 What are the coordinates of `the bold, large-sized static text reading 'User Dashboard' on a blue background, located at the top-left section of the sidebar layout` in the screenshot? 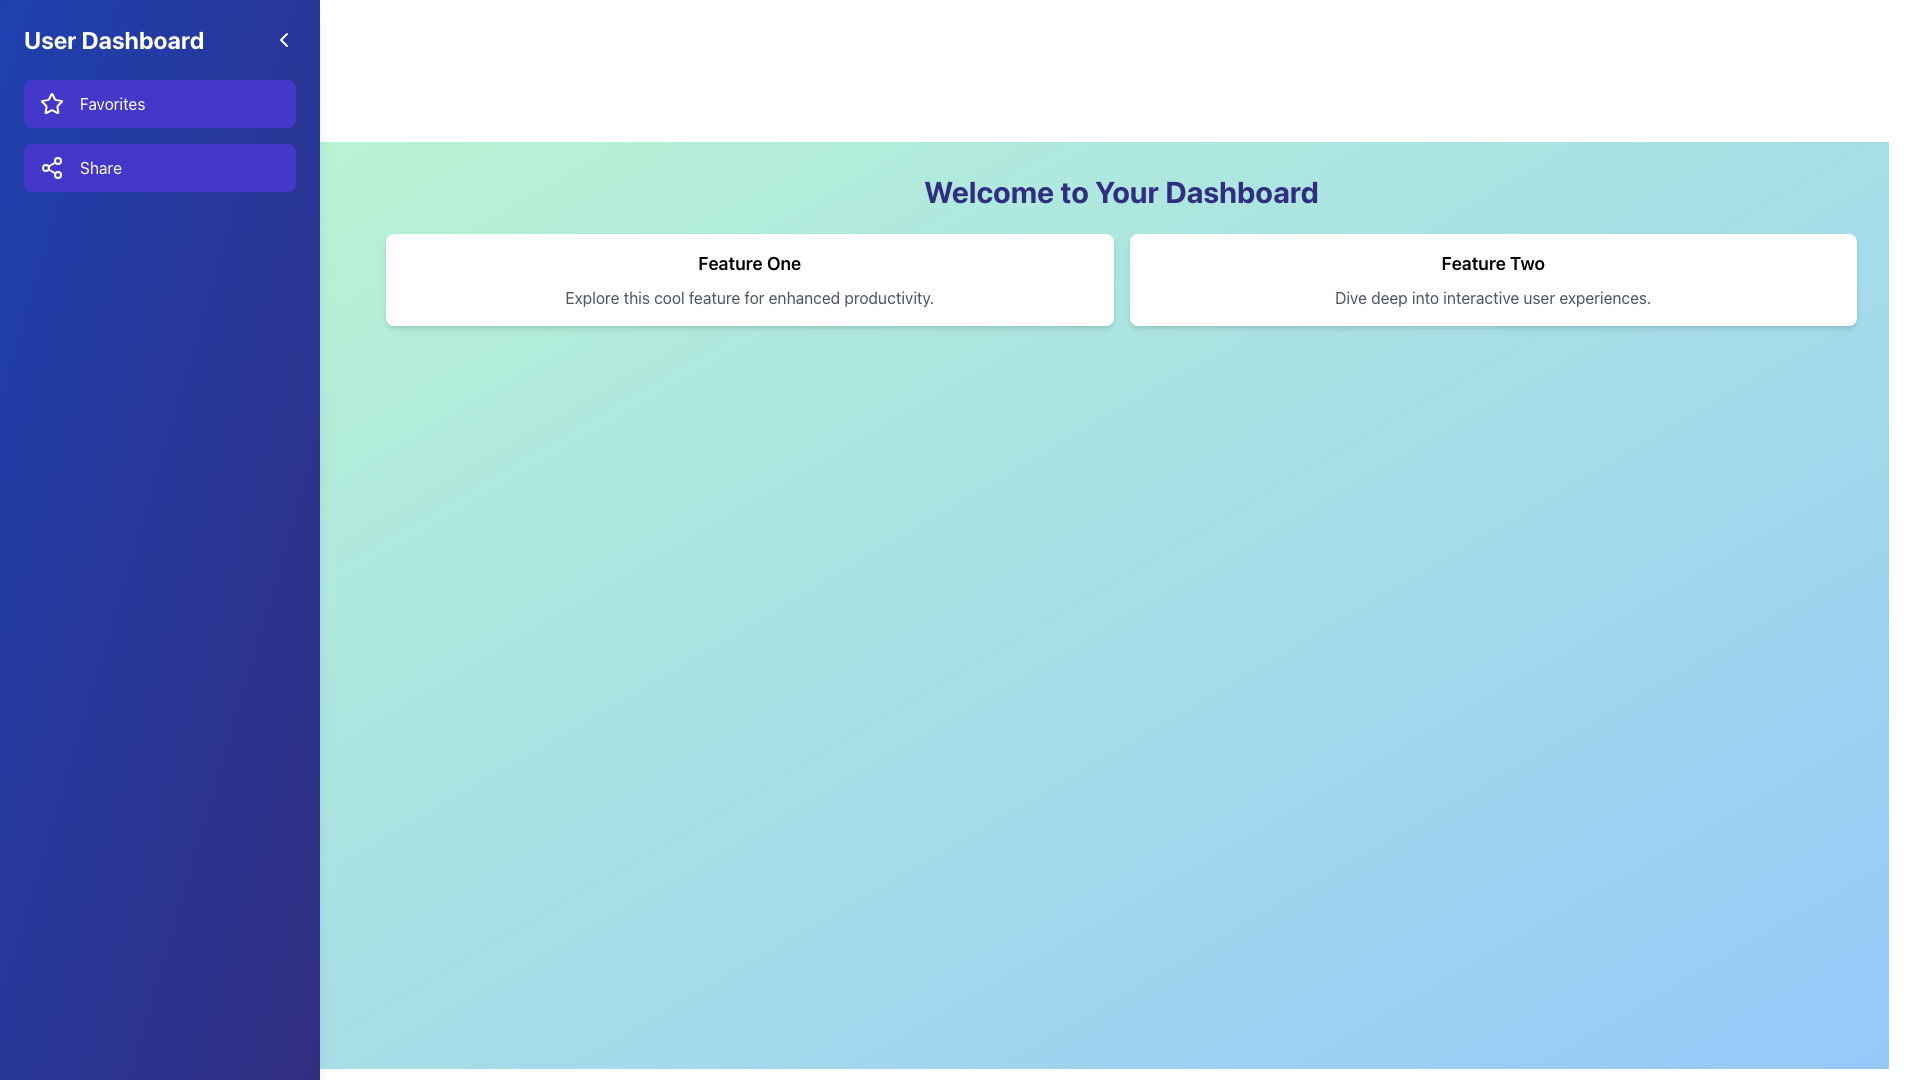 It's located at (113, 39).